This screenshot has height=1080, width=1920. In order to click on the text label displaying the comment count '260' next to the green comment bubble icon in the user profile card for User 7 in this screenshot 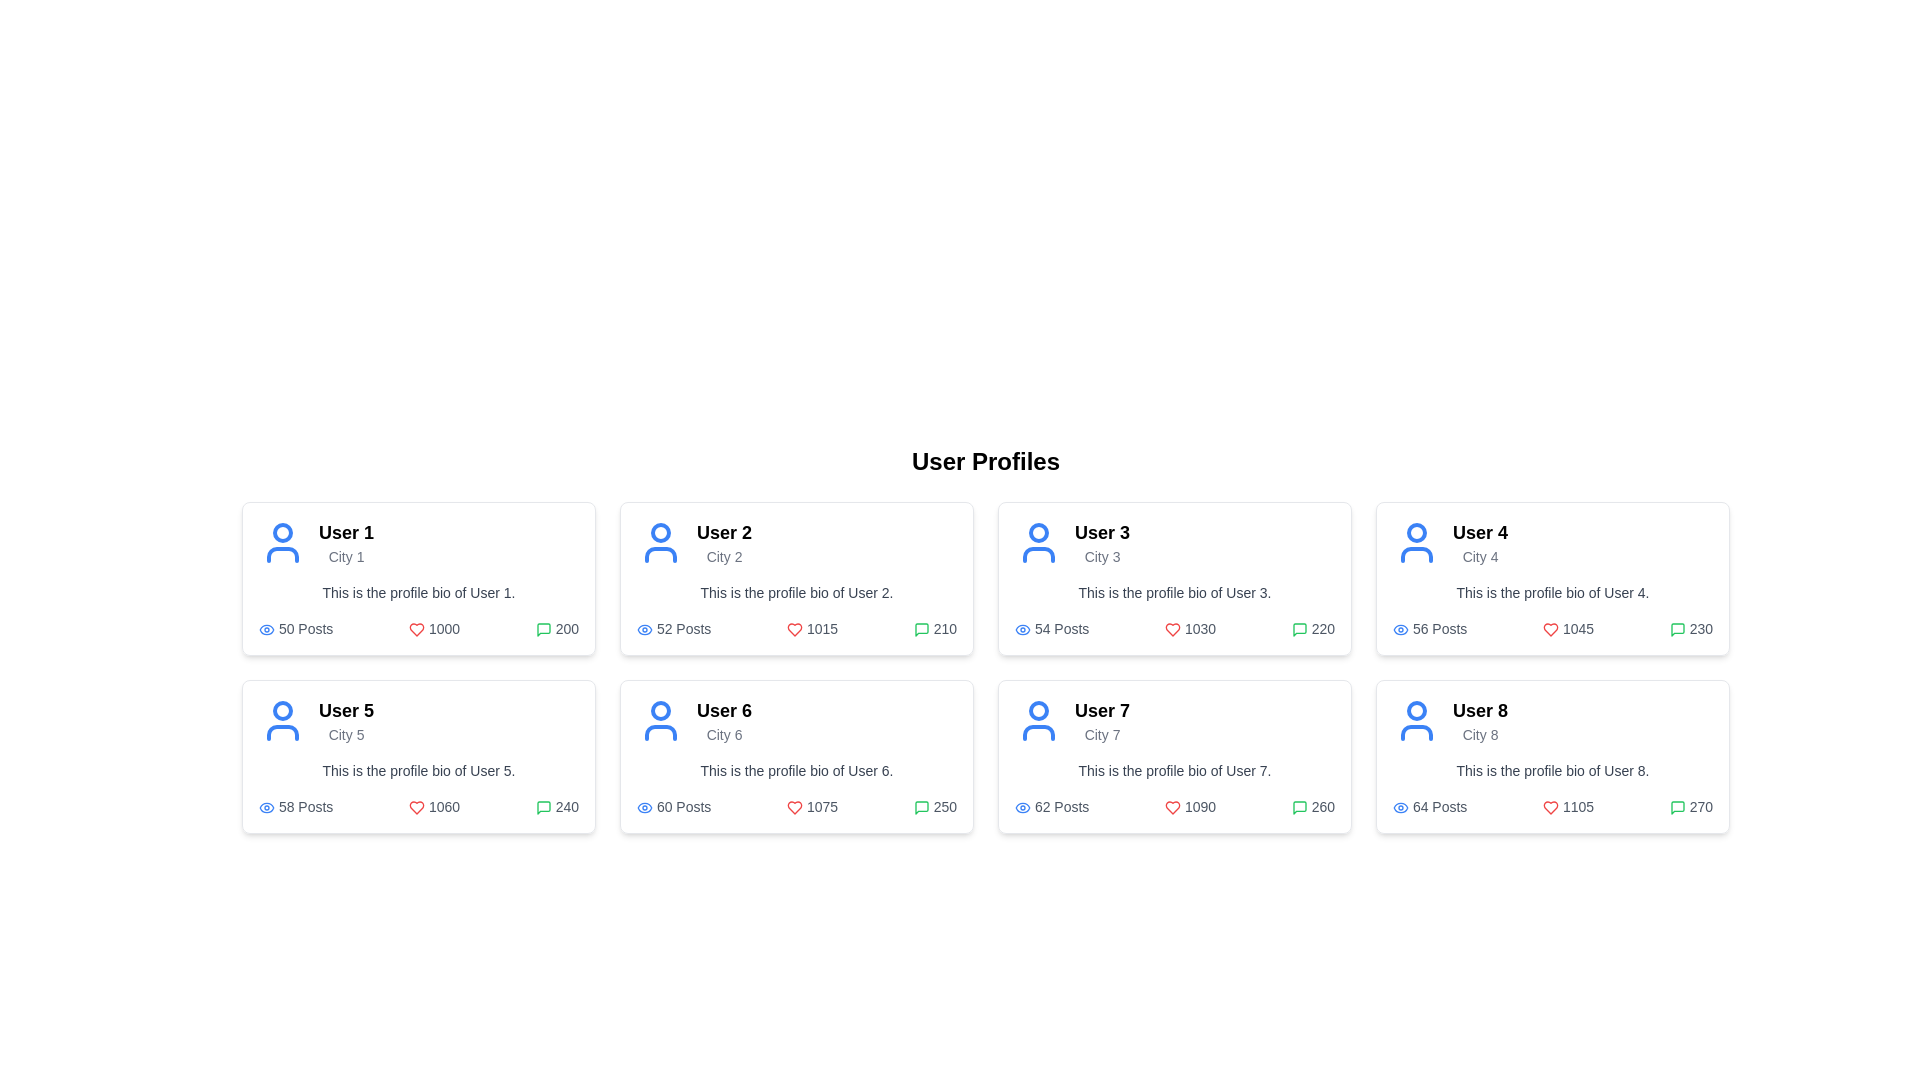, I will do `click(1313, 805)`.